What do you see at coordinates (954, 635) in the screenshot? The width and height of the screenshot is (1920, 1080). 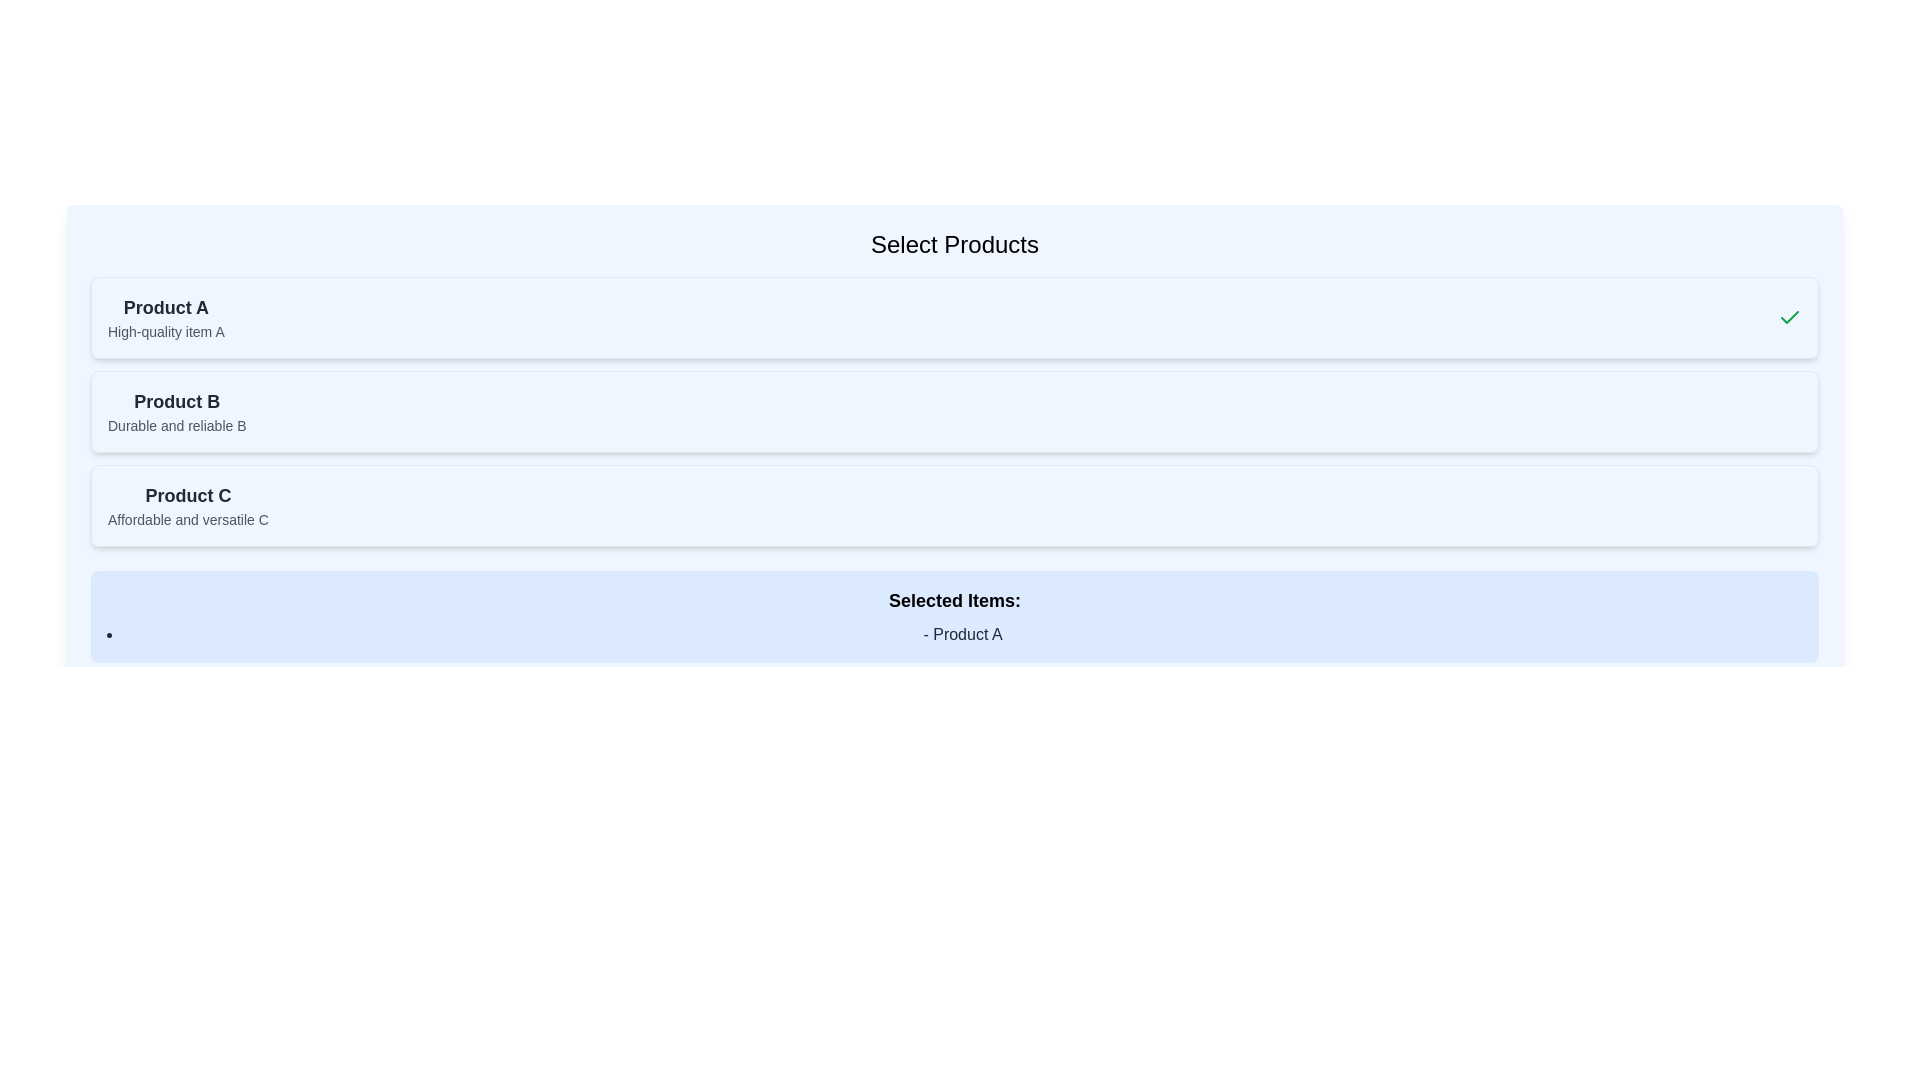 I see `the text label displaying 'Product A', which is the first item listed under the heading 'Selected Items:' in a light blue box at the bottom of the page` at bounding box center [954, 635].